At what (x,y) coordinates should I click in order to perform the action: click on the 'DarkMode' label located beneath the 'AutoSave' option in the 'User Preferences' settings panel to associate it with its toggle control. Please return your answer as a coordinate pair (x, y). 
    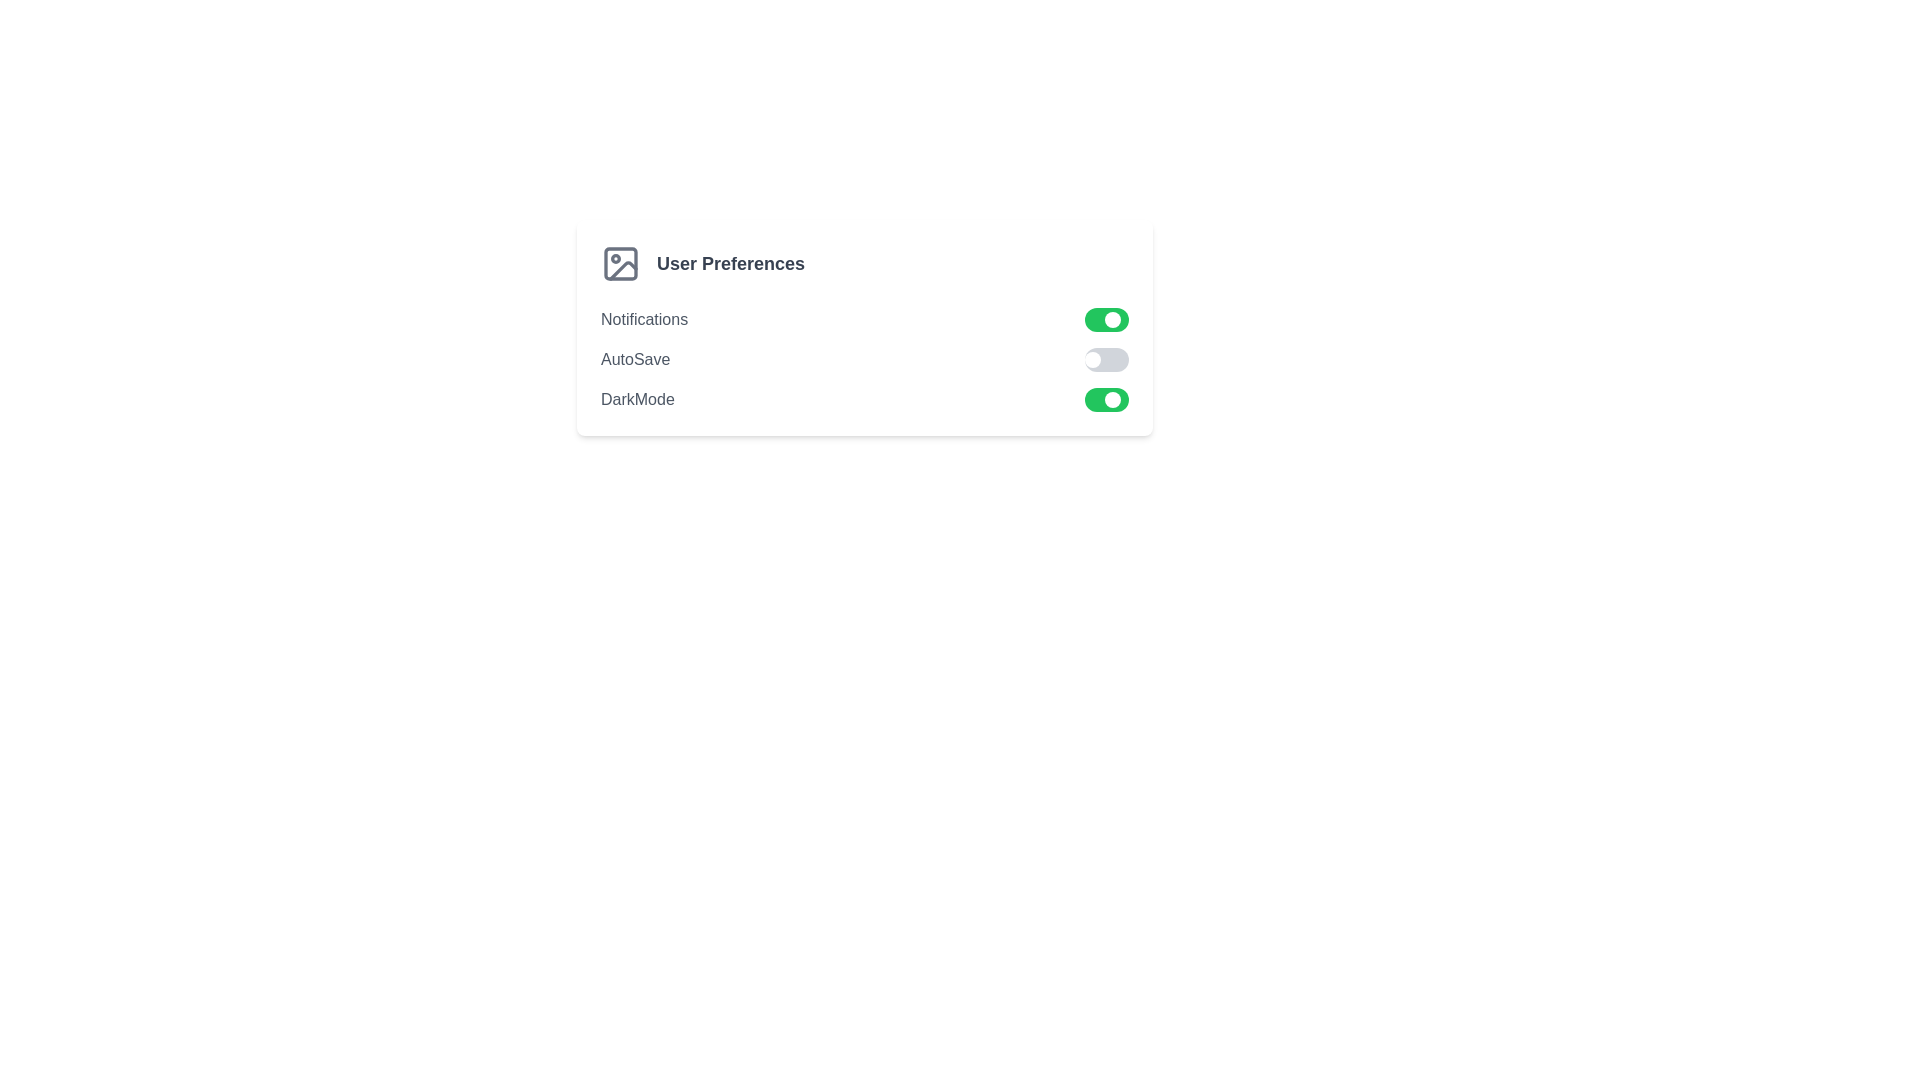
    Looking at the image, I should click on (636, 400).